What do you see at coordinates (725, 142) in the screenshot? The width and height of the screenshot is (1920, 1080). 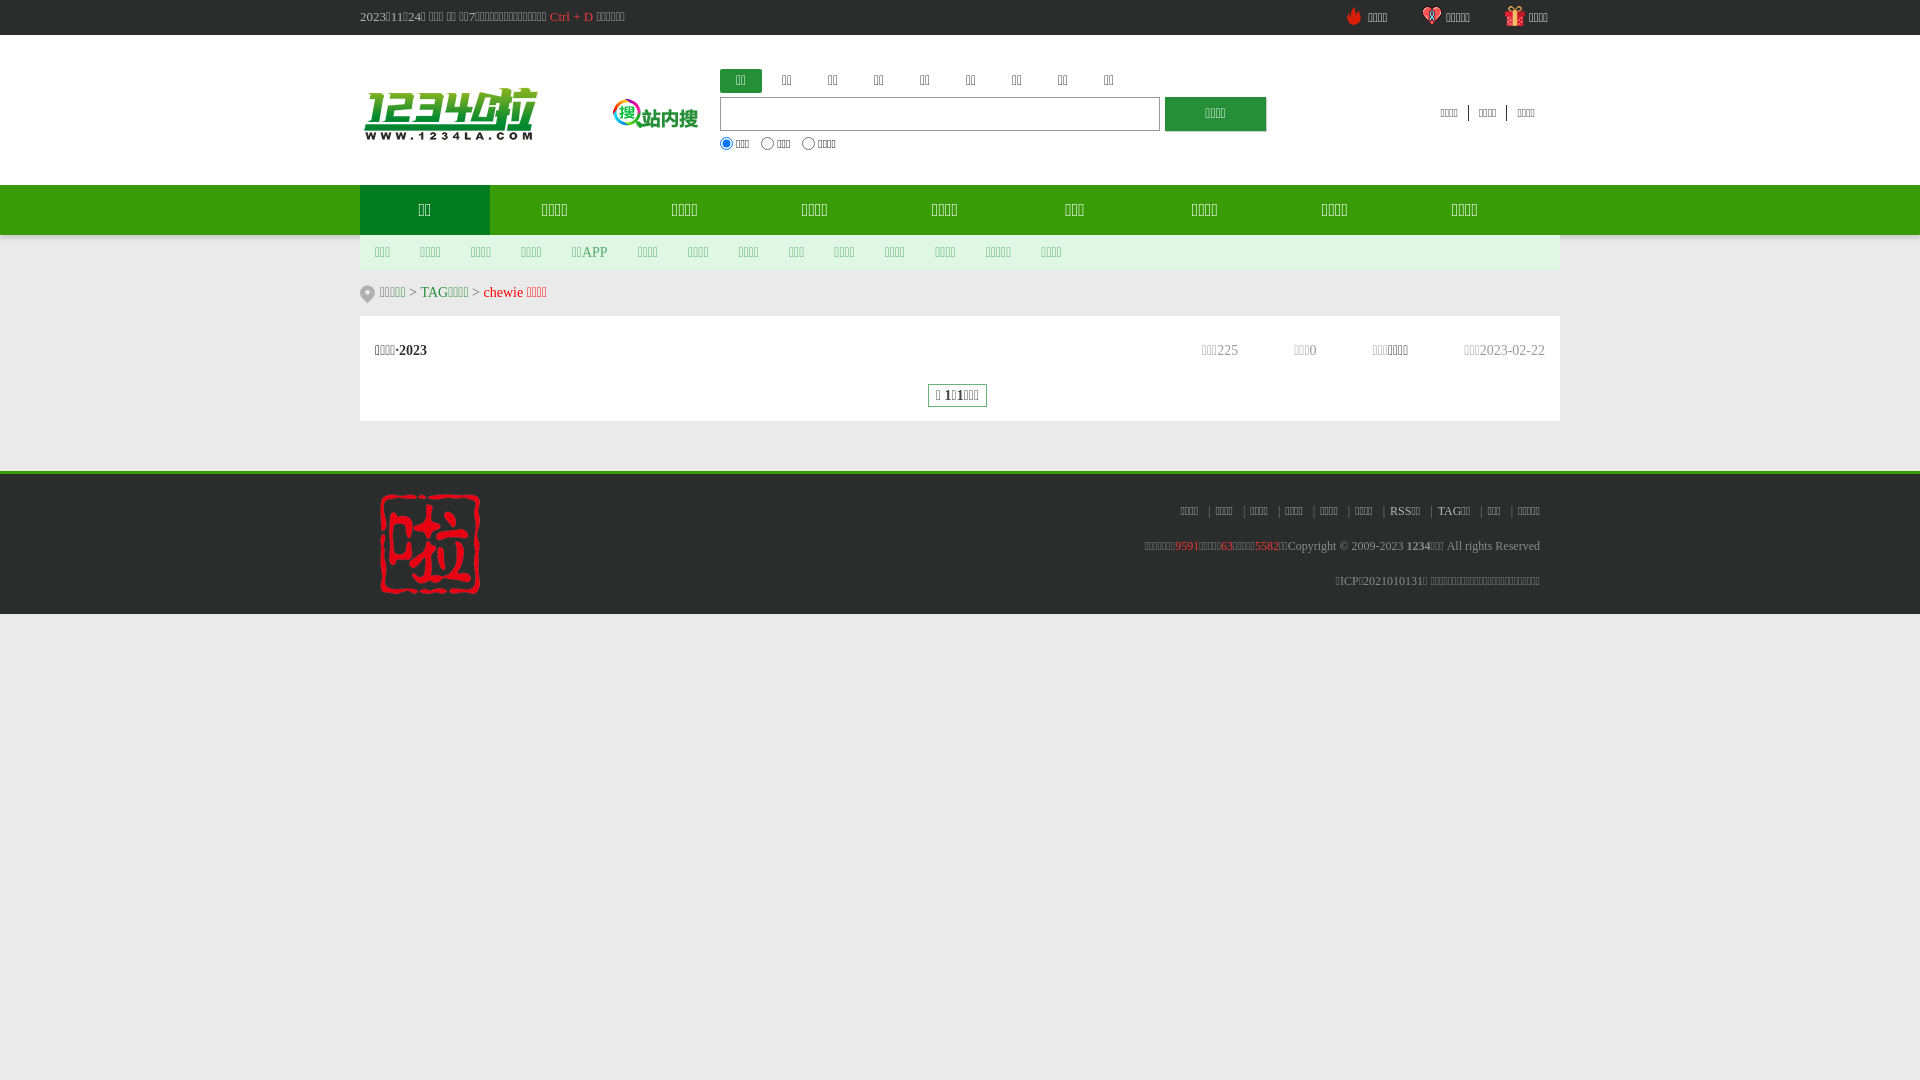 I see `'on'` at bounding box center [725, 142].